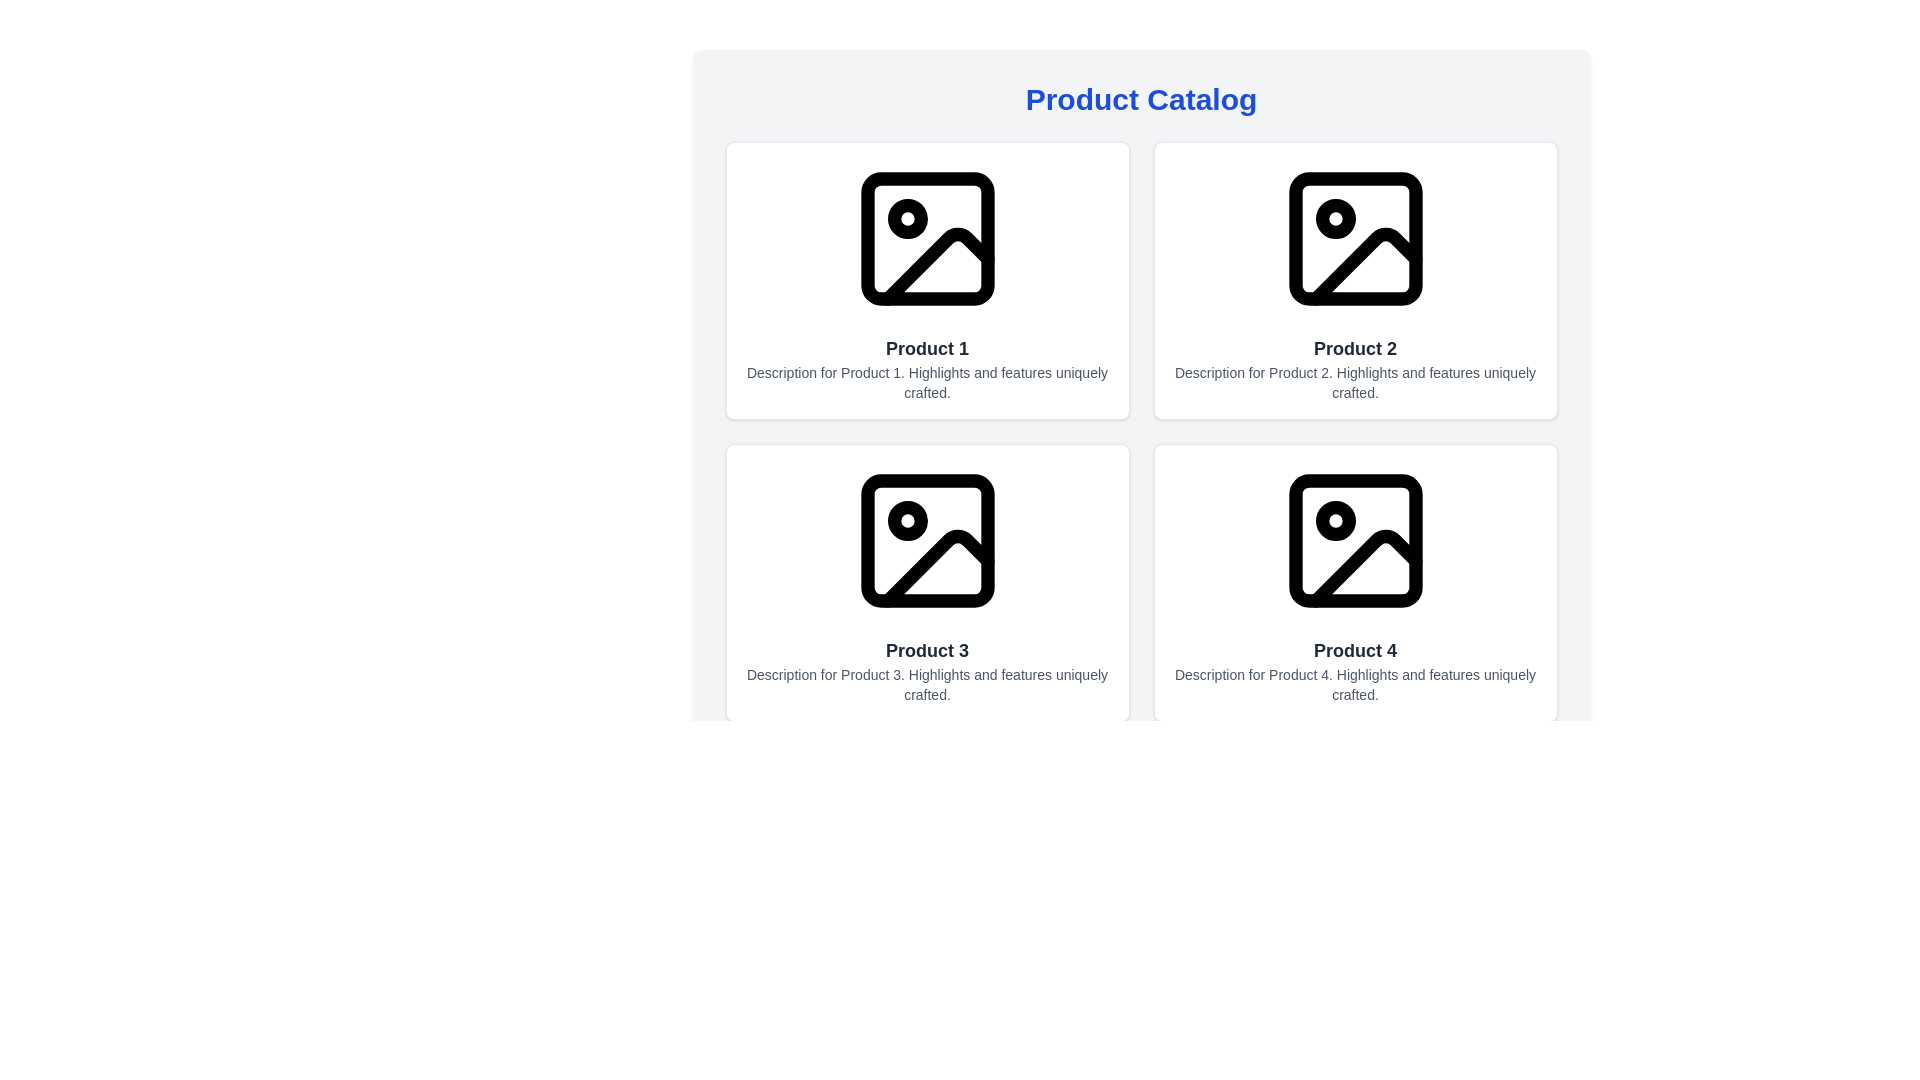 The width and height of the screenshot is (1920, 1080). Describe the element at coordinates (926, 651) in the screenshot. I see `text label displaying 'Product 3' located in the second row and first column of the product catalog, styled in bold dark gray font` at that location.